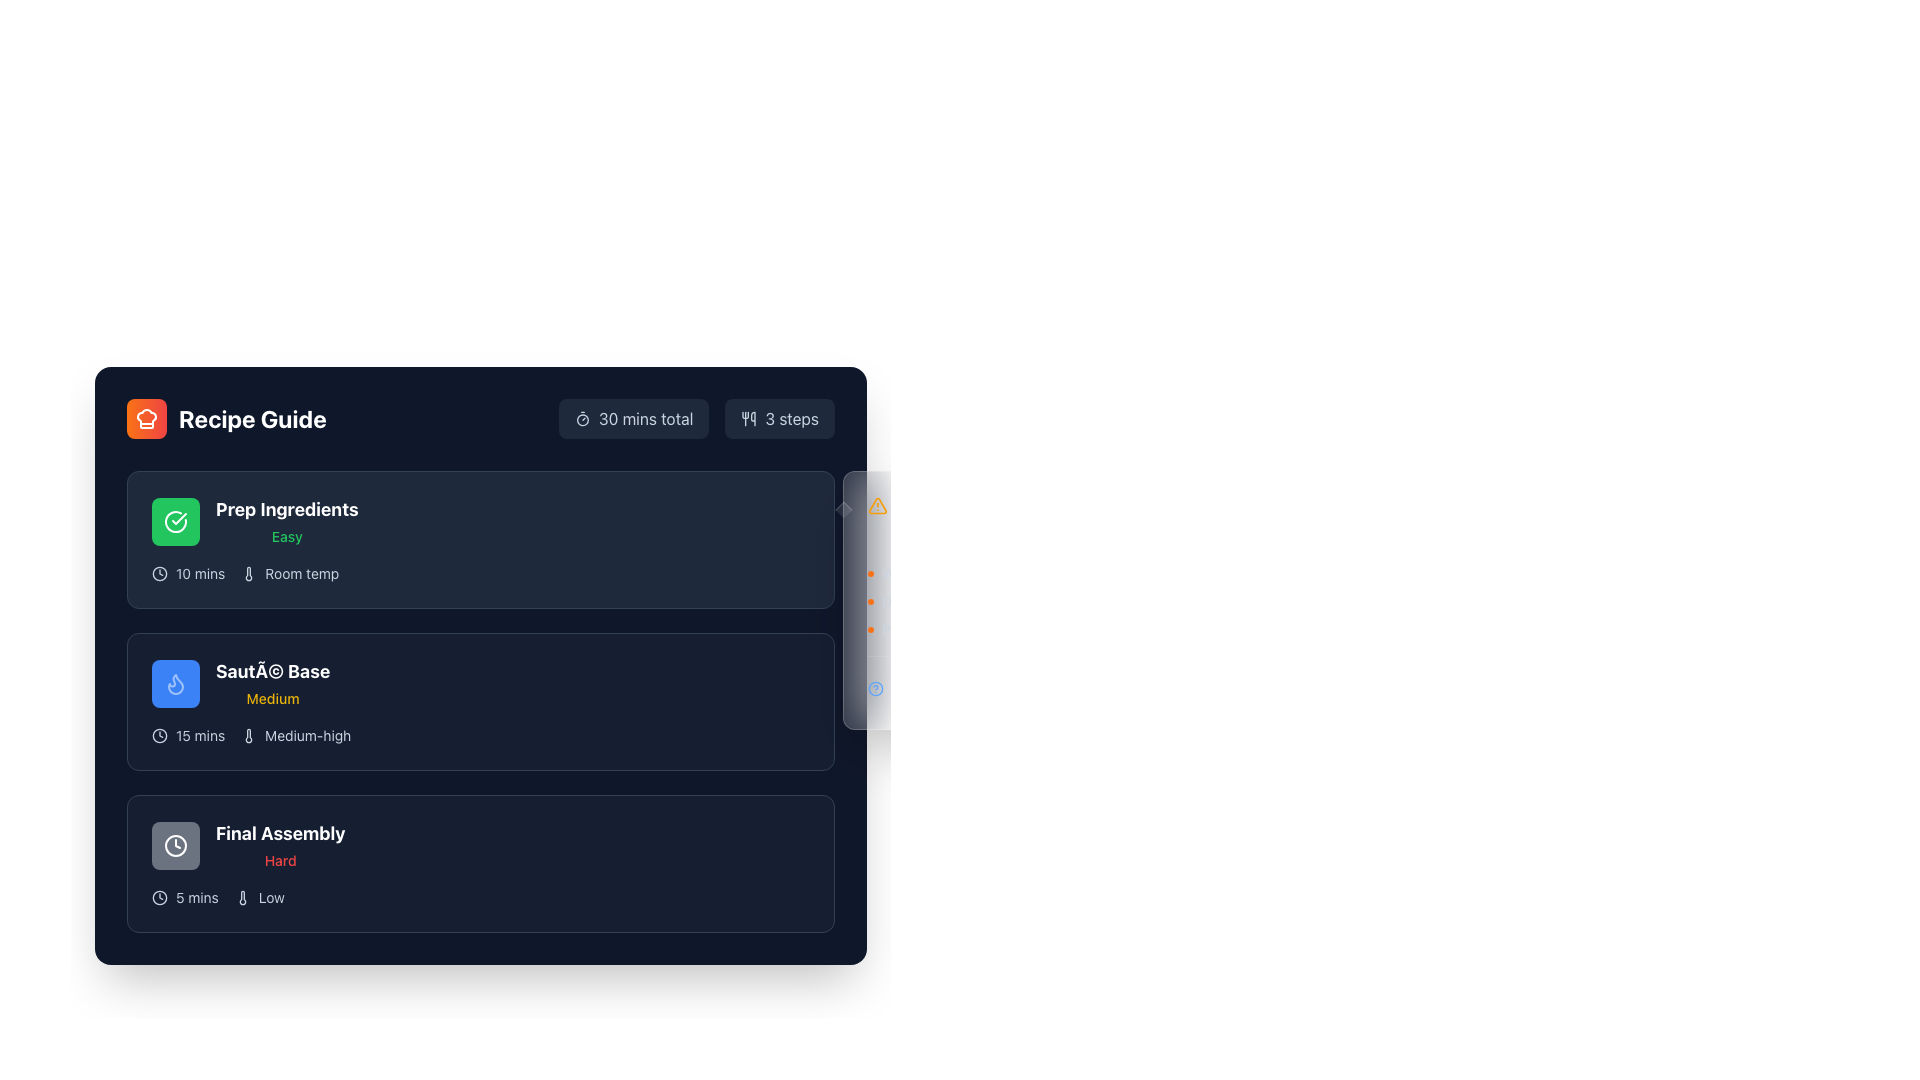 The height and width of the screenshot is (1080, 1920). What do you see at coordinates (188, 736) in the screenshot?
I see `the informational label displaying '15 mins' with a clock icon, located in the second section under 'Sauté Base'` at bounding box center [188, 736].